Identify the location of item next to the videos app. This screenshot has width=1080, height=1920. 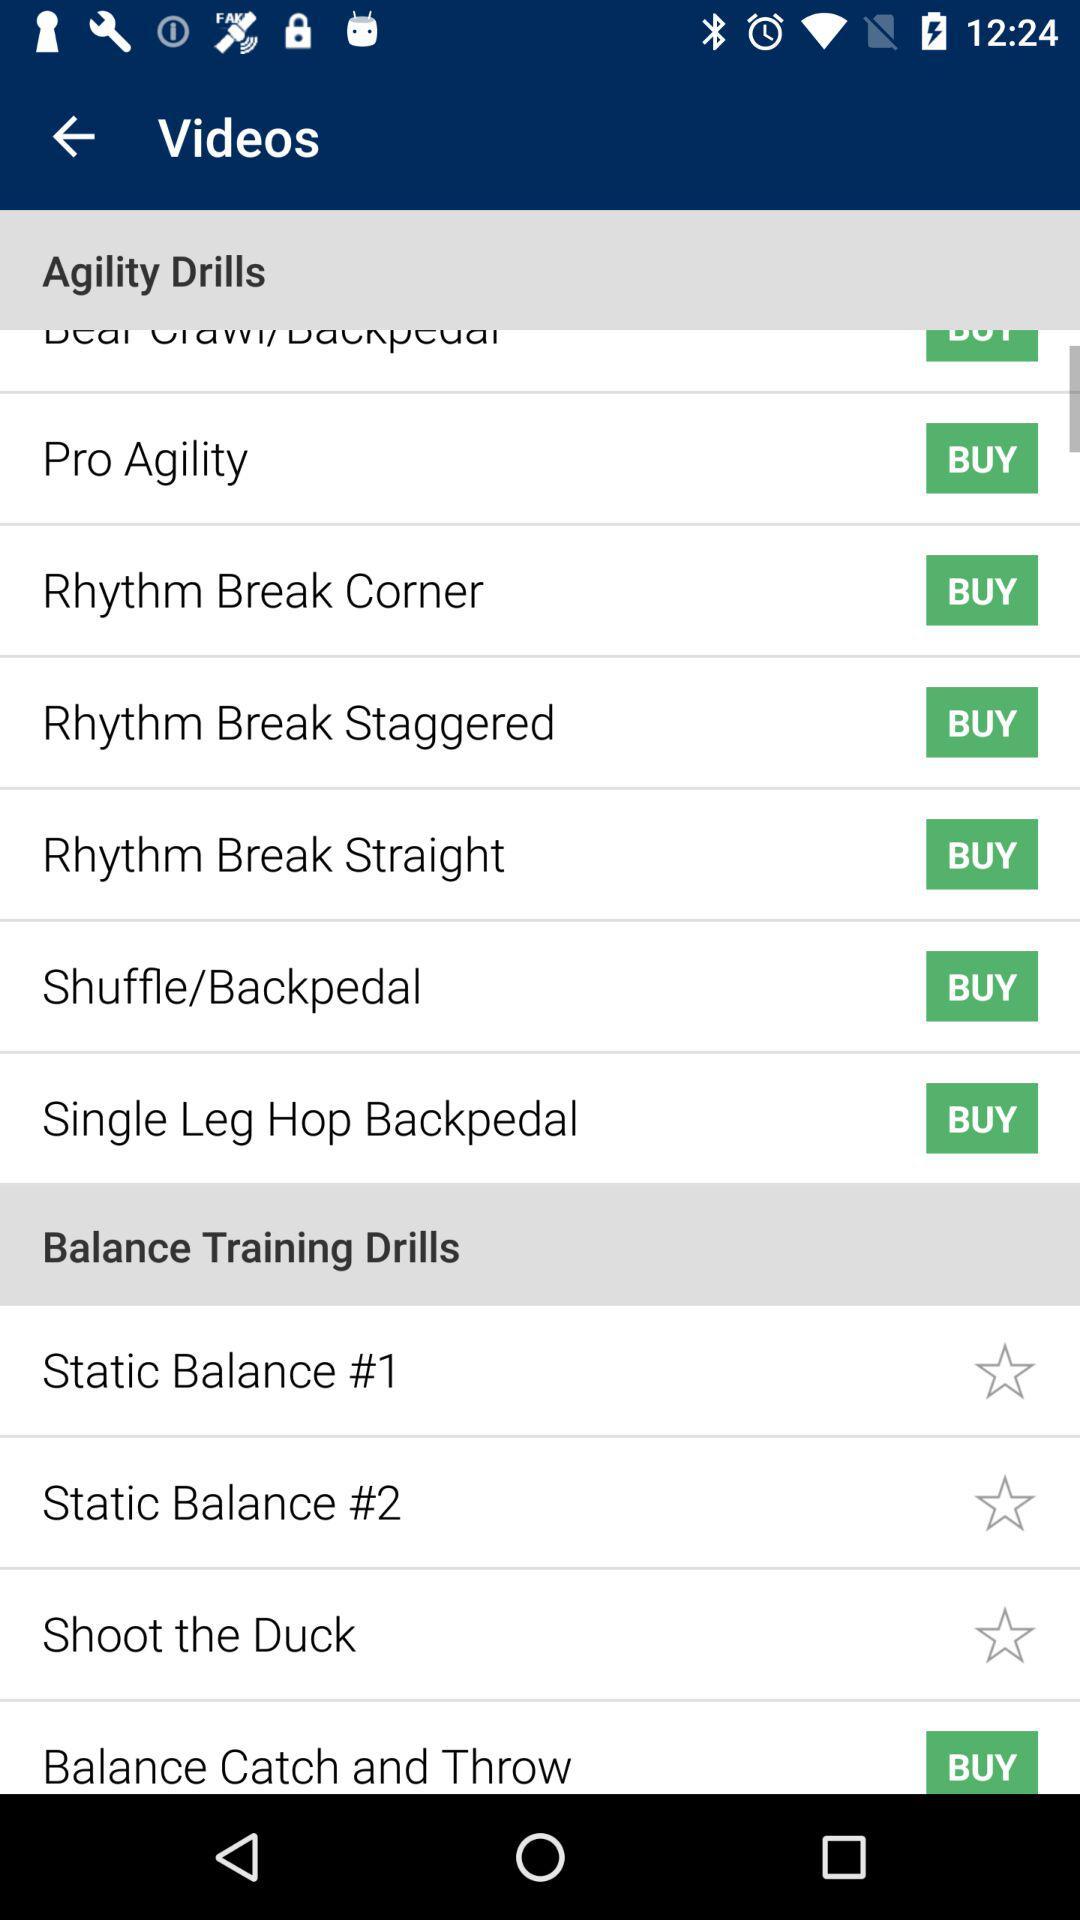
(72, 135).